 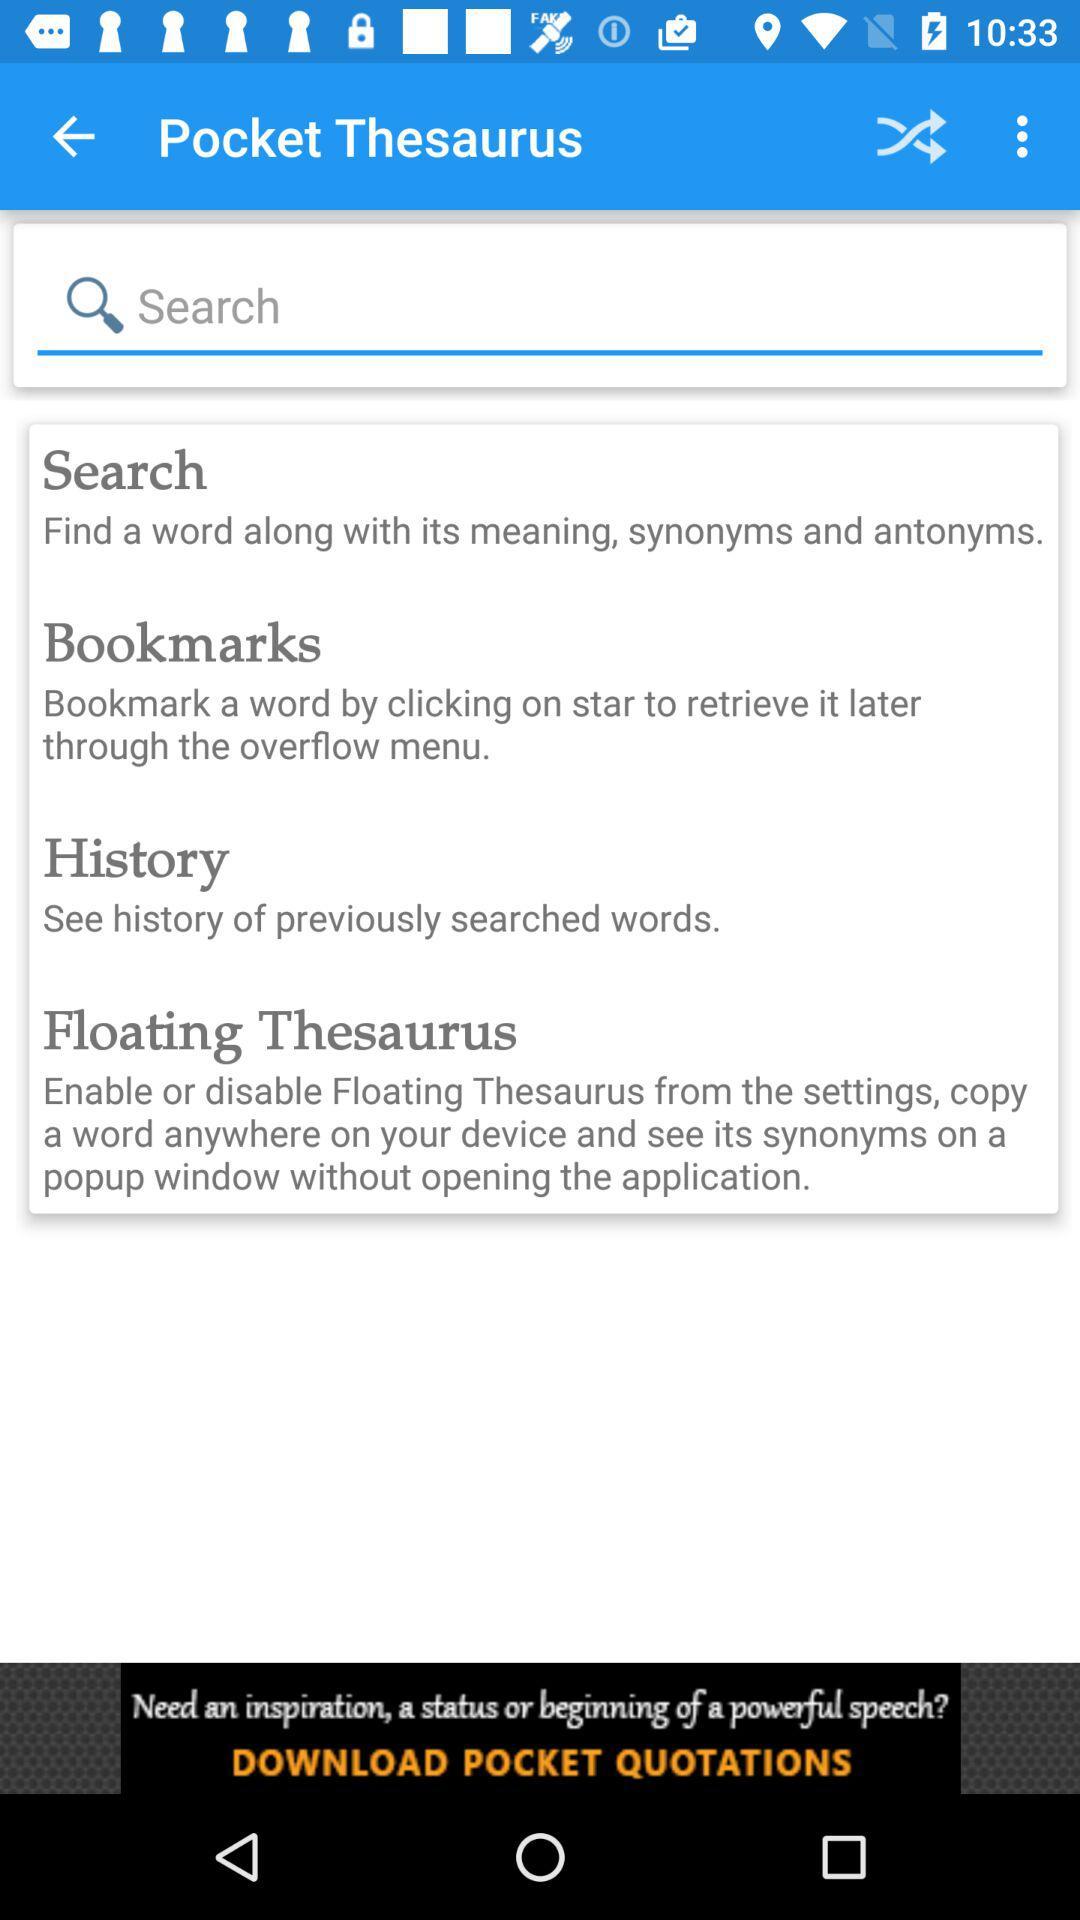 I want to click on new advertisement open box, so click(x=540, y=1727).